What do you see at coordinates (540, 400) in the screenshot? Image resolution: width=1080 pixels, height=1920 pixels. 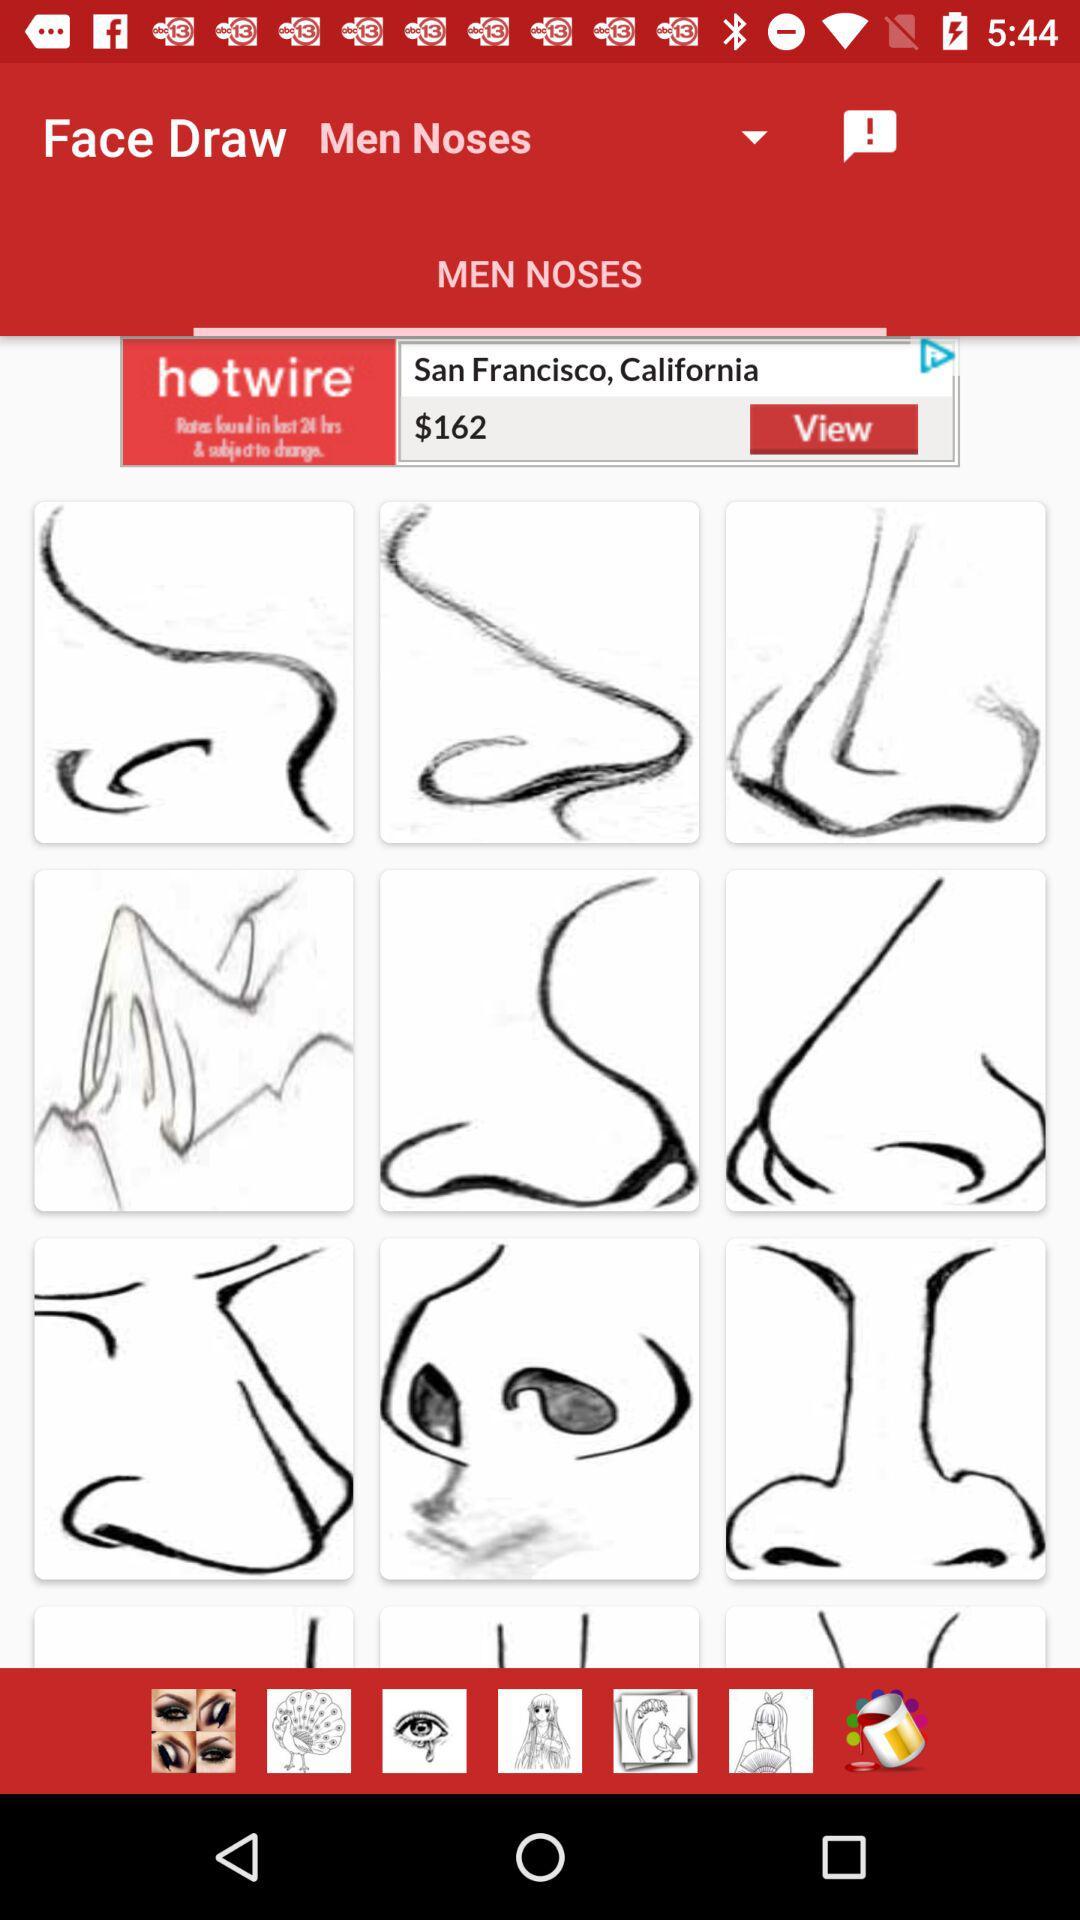 I see `advertisement page` at bounding box center [540, 400].